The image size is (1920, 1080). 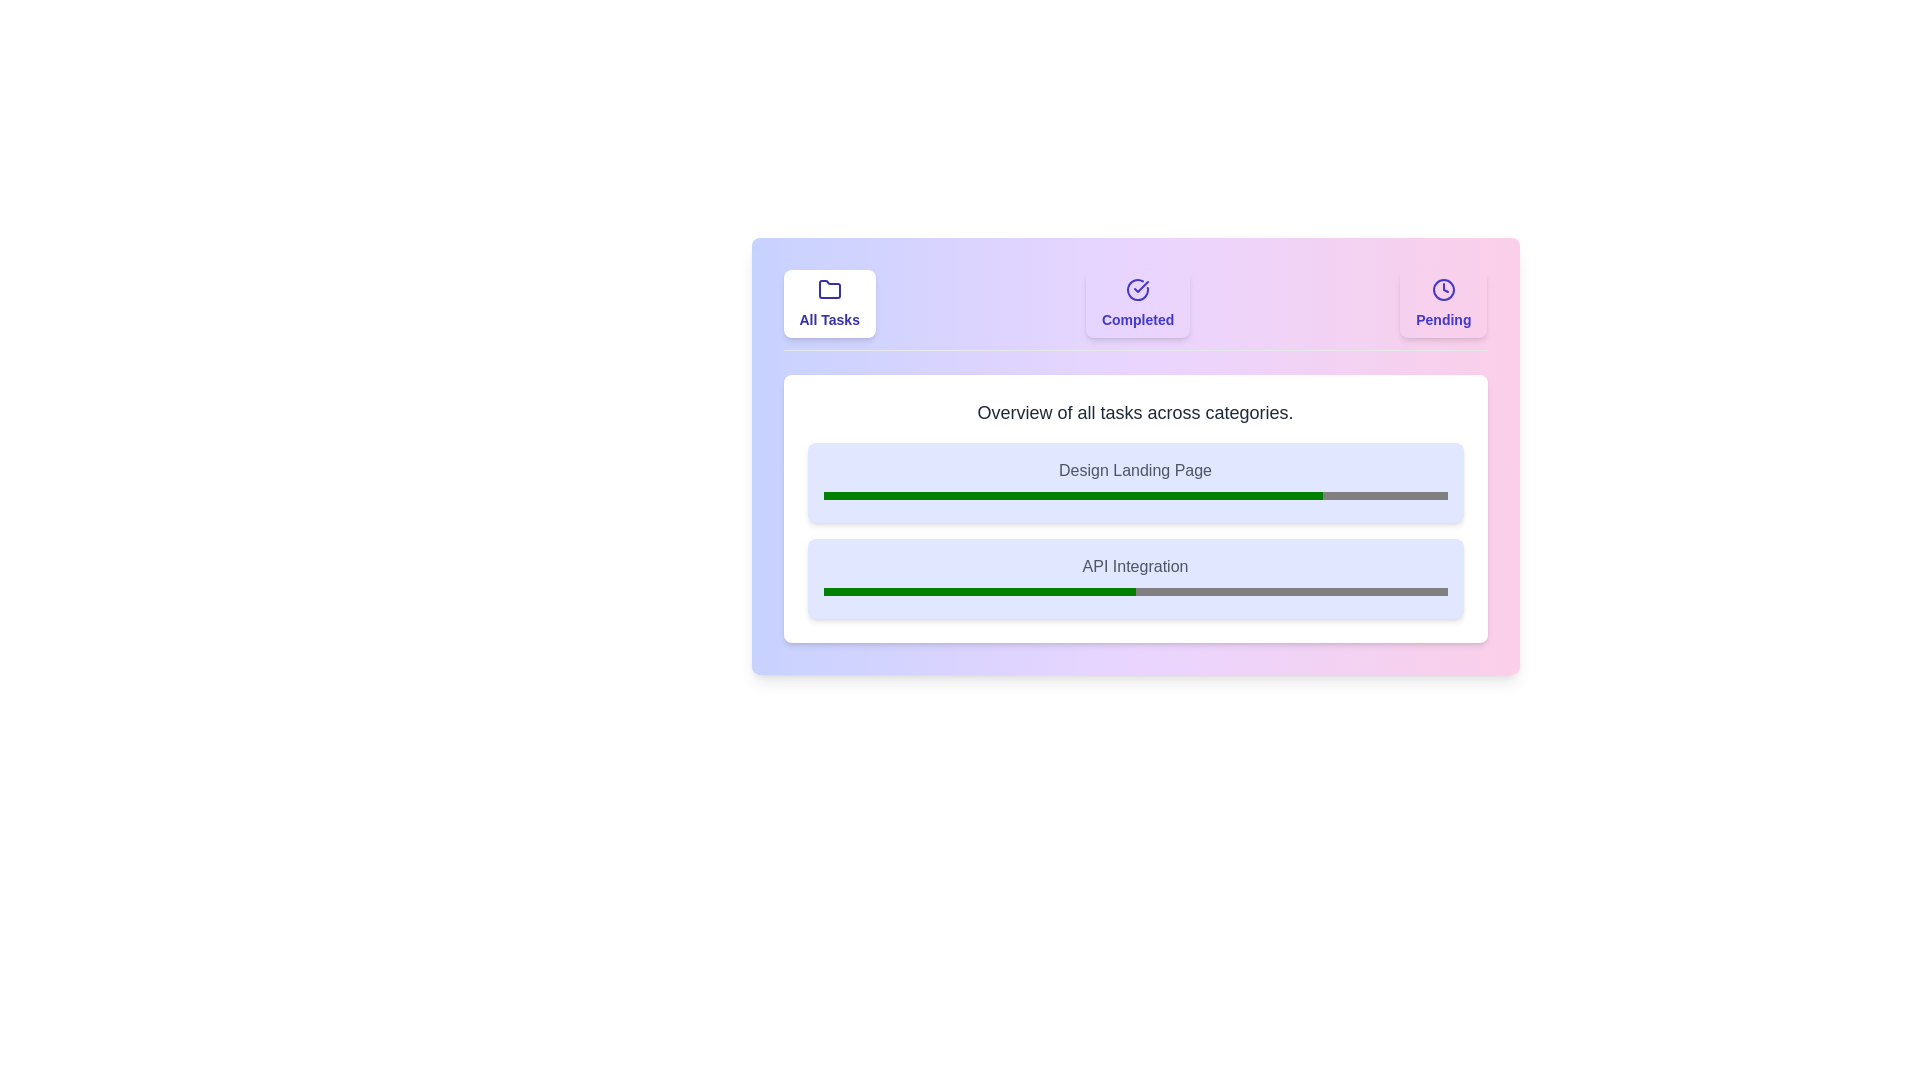 I want to click on text label displaying 'Completed' which is located at the center-bottom of a button-like component in the top-middle area between 'All Tasks' and 'Pending', so click(x=1138, y=319).